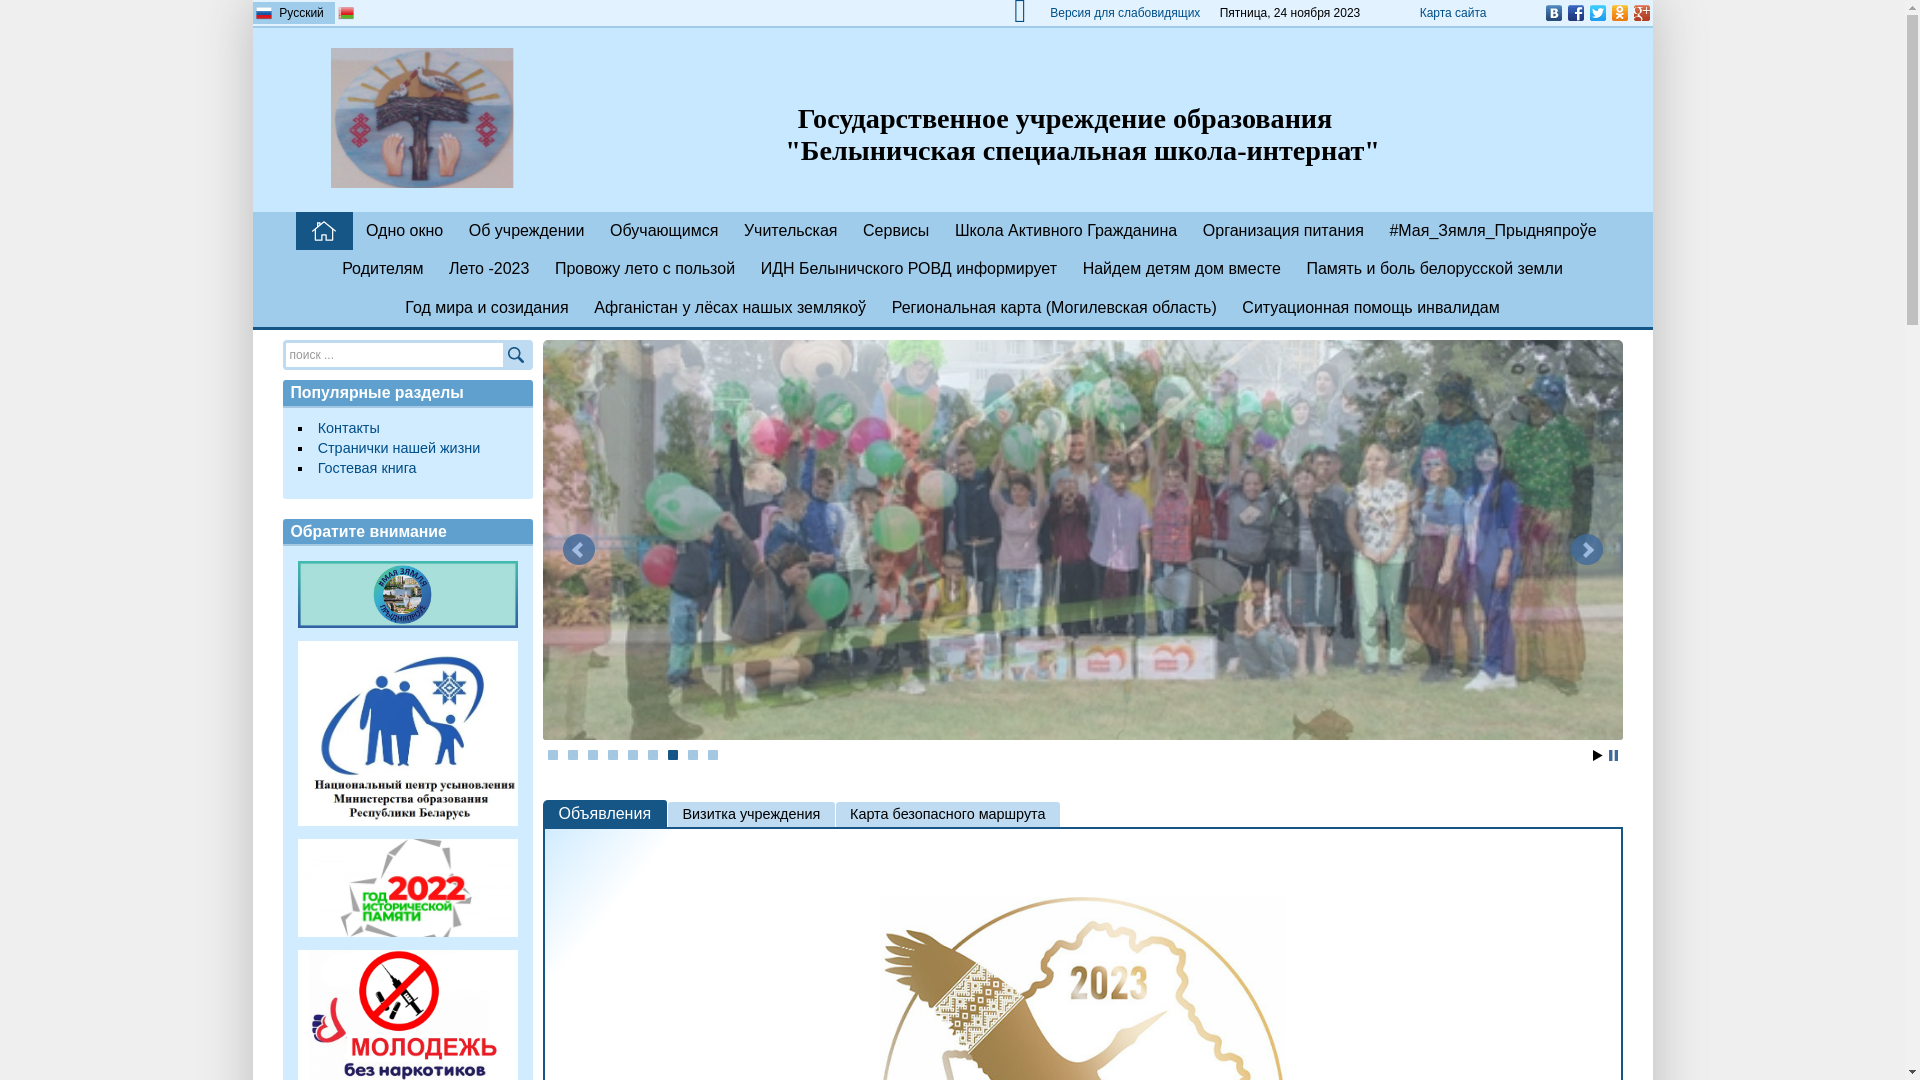 This screenshot has height=1080, width=1920. What do you see at coordinates (692, 755) in the screenshot?
I see `'8'` at bounding box center [692, 755].